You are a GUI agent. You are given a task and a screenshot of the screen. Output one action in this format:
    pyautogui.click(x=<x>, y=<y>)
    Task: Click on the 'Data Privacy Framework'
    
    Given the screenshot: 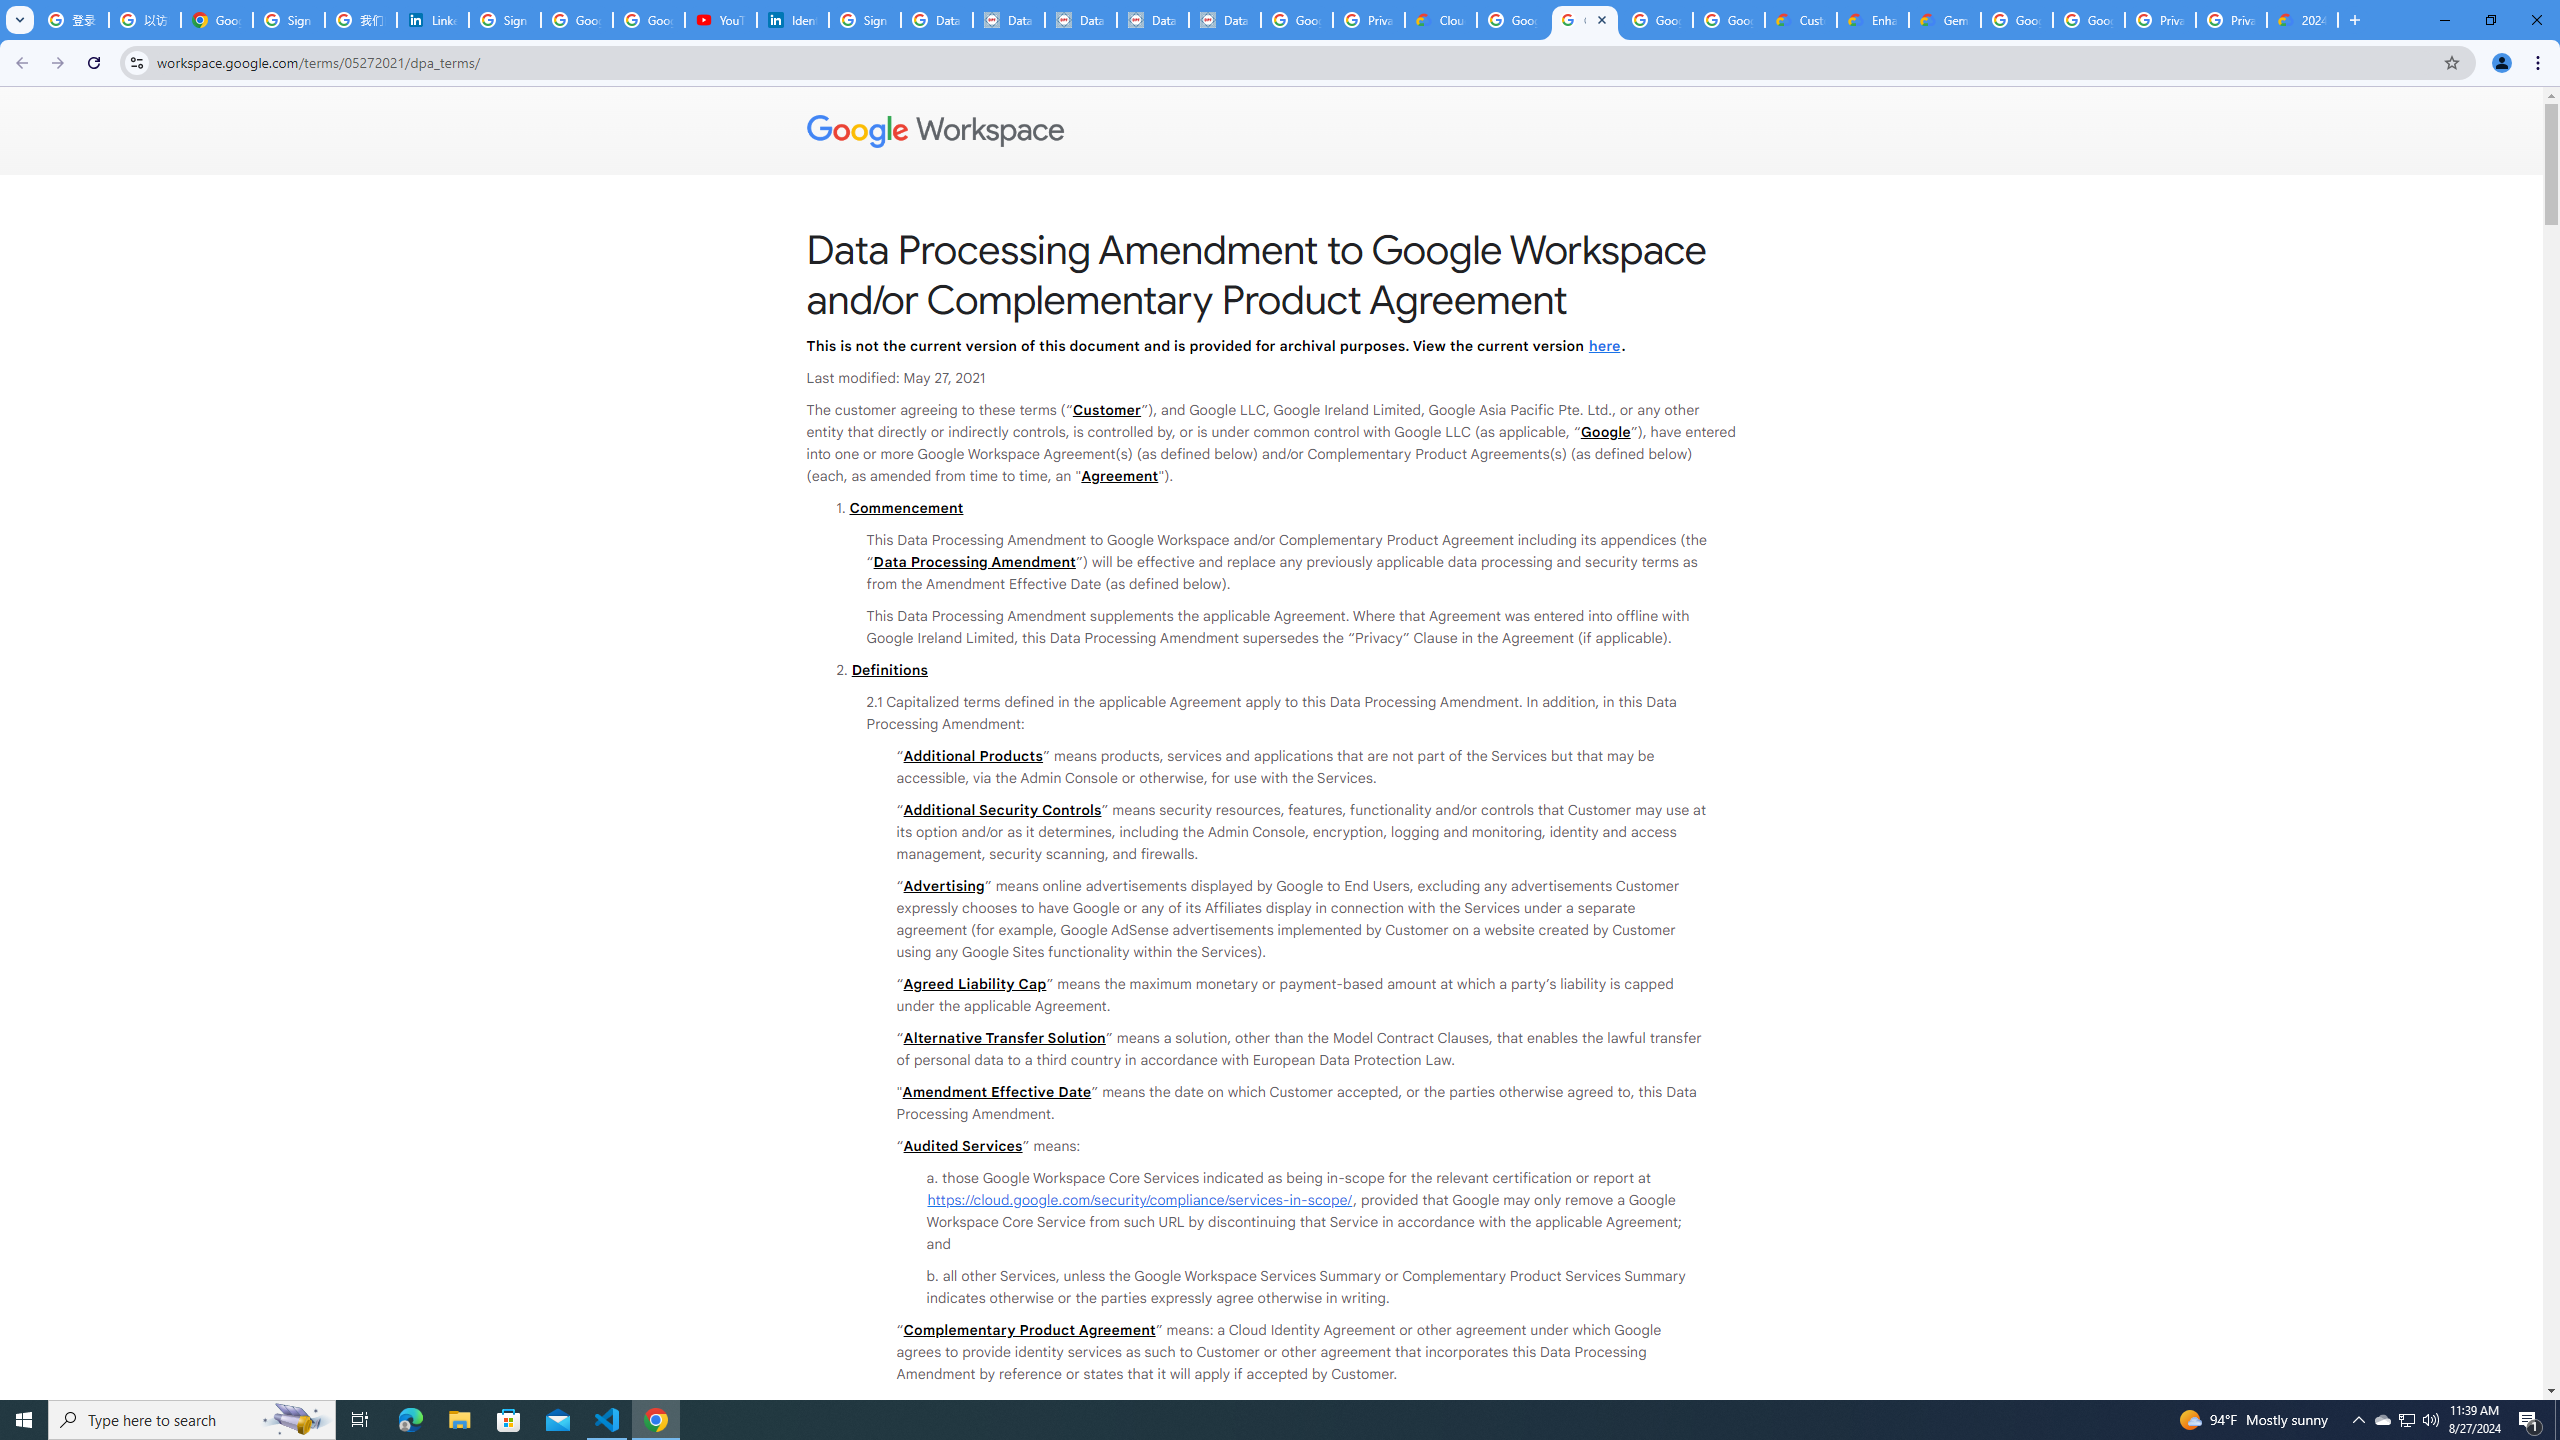 What is the action you would take?
    pyautogui.click(x=1080, y=19)
    